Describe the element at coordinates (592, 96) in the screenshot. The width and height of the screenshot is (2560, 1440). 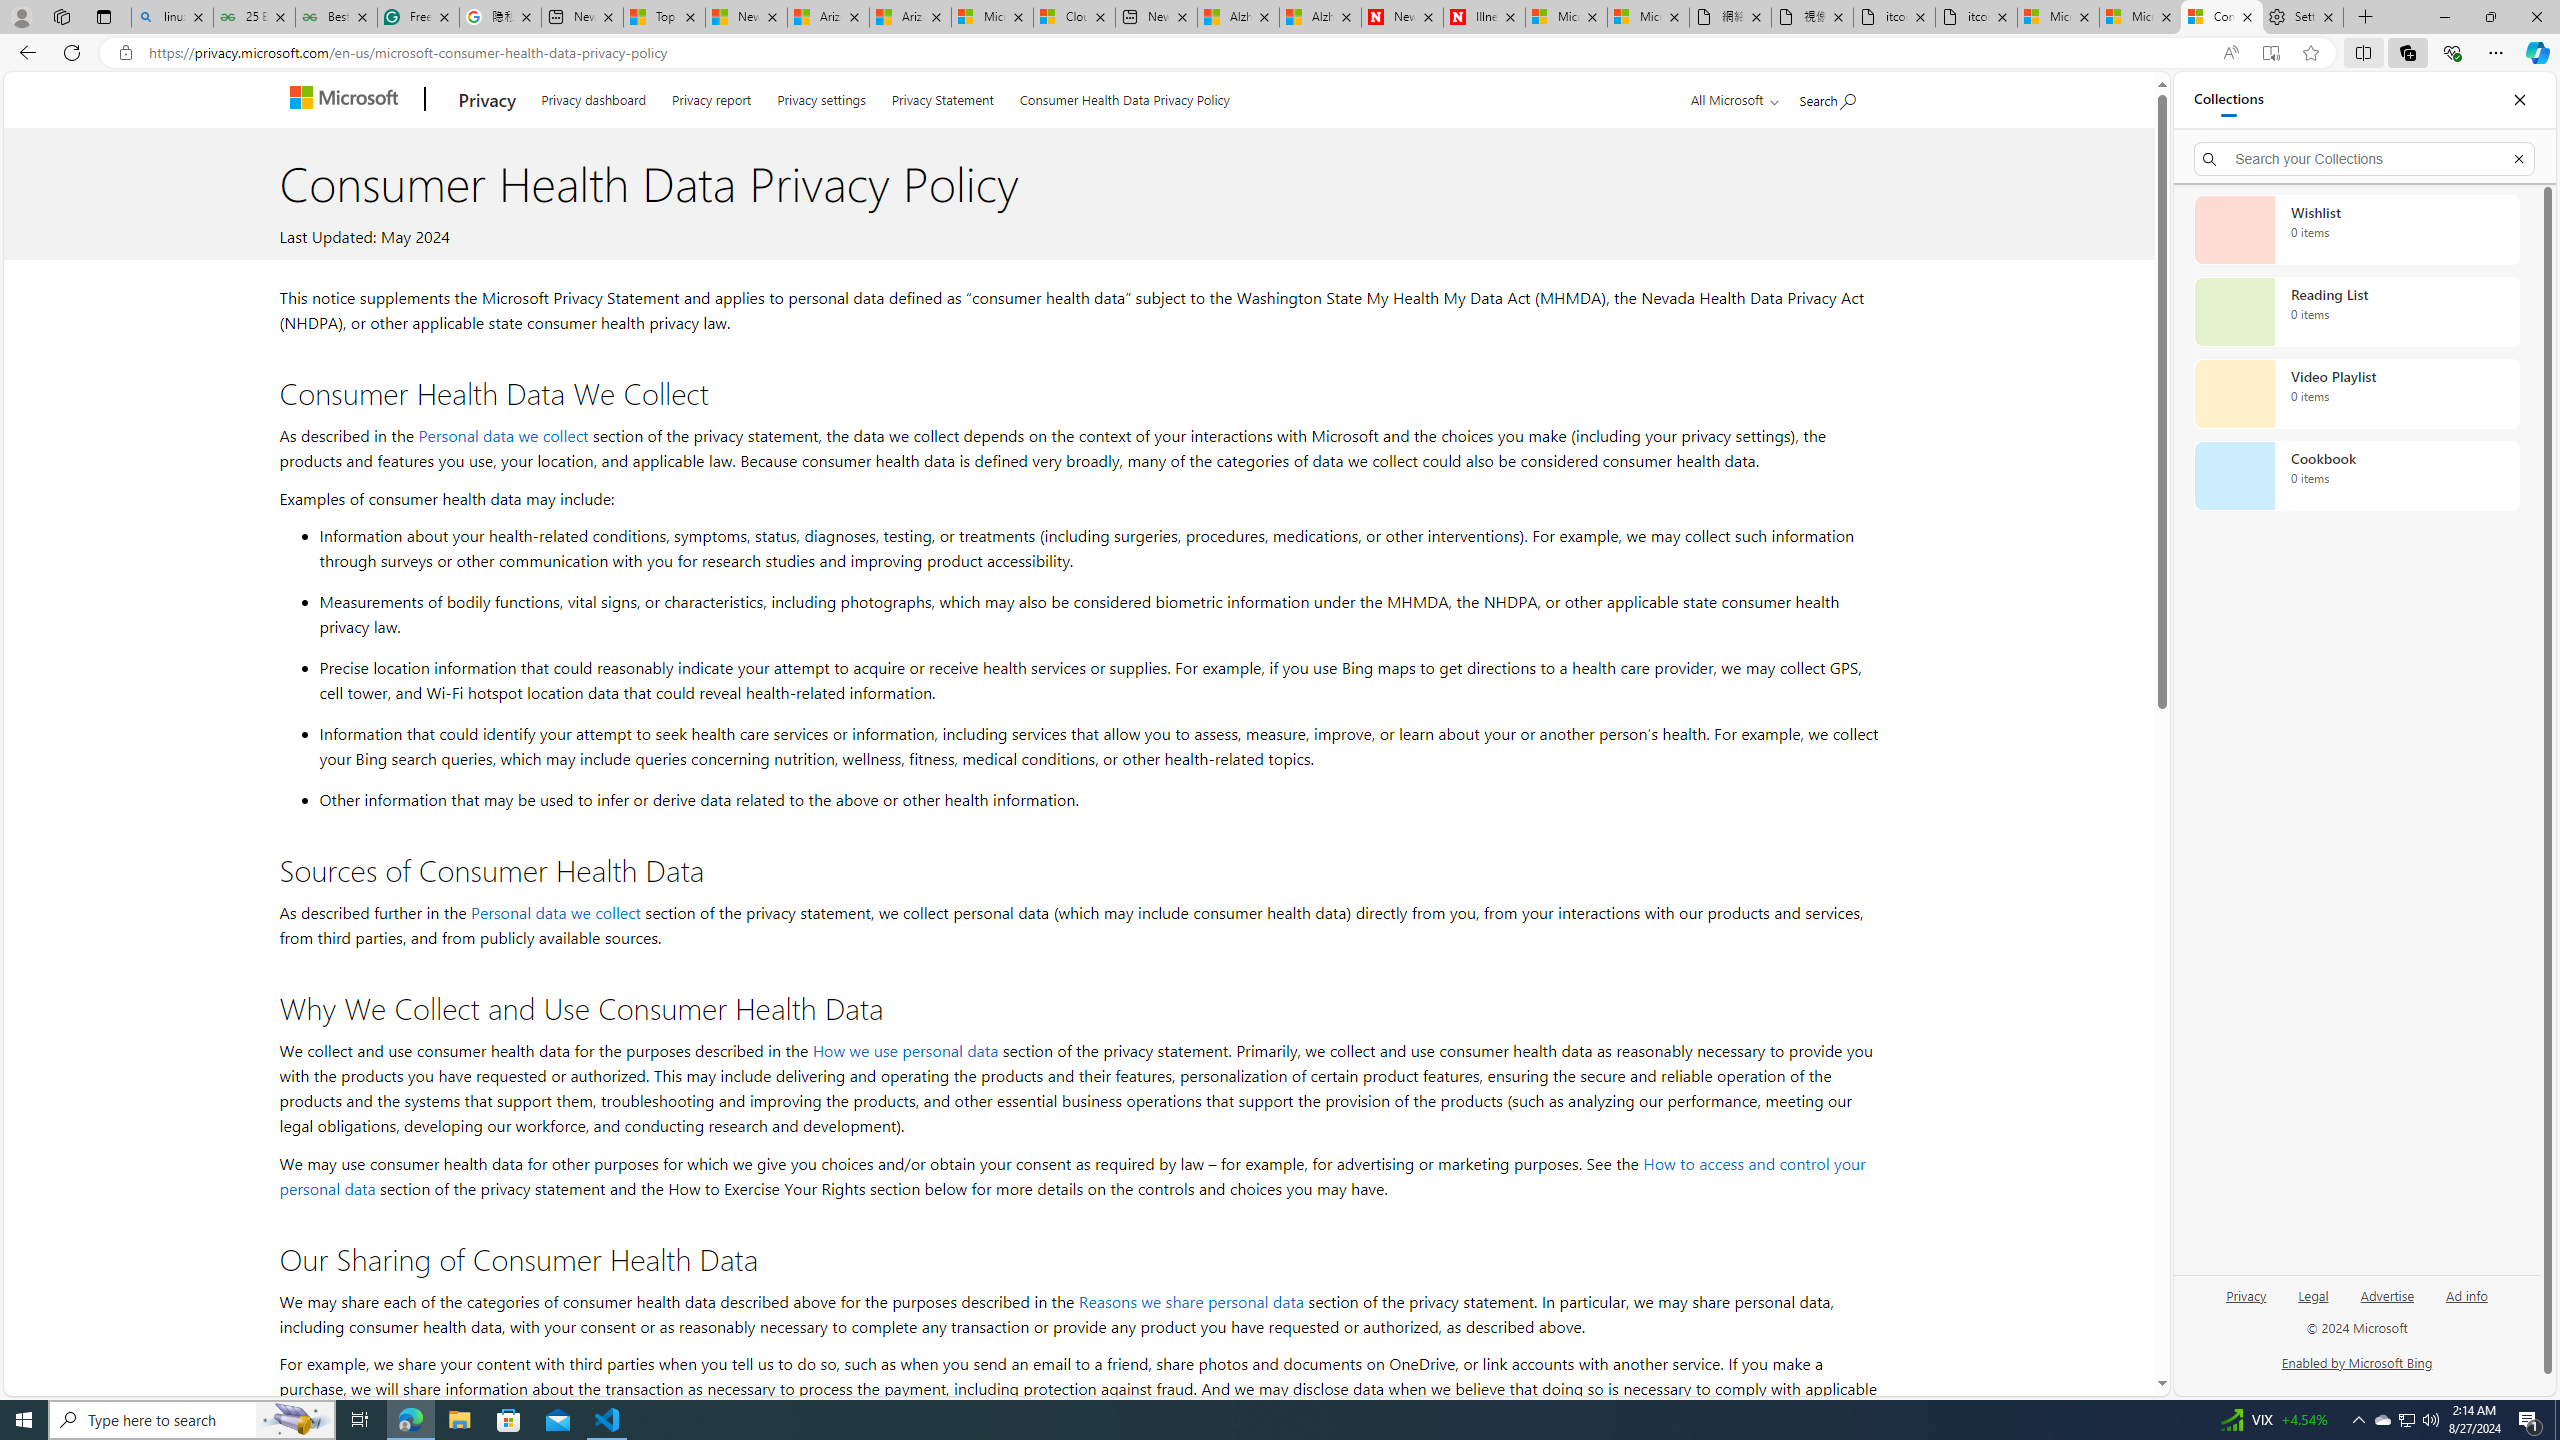
I see `'Privacy dashboard'` at that location.